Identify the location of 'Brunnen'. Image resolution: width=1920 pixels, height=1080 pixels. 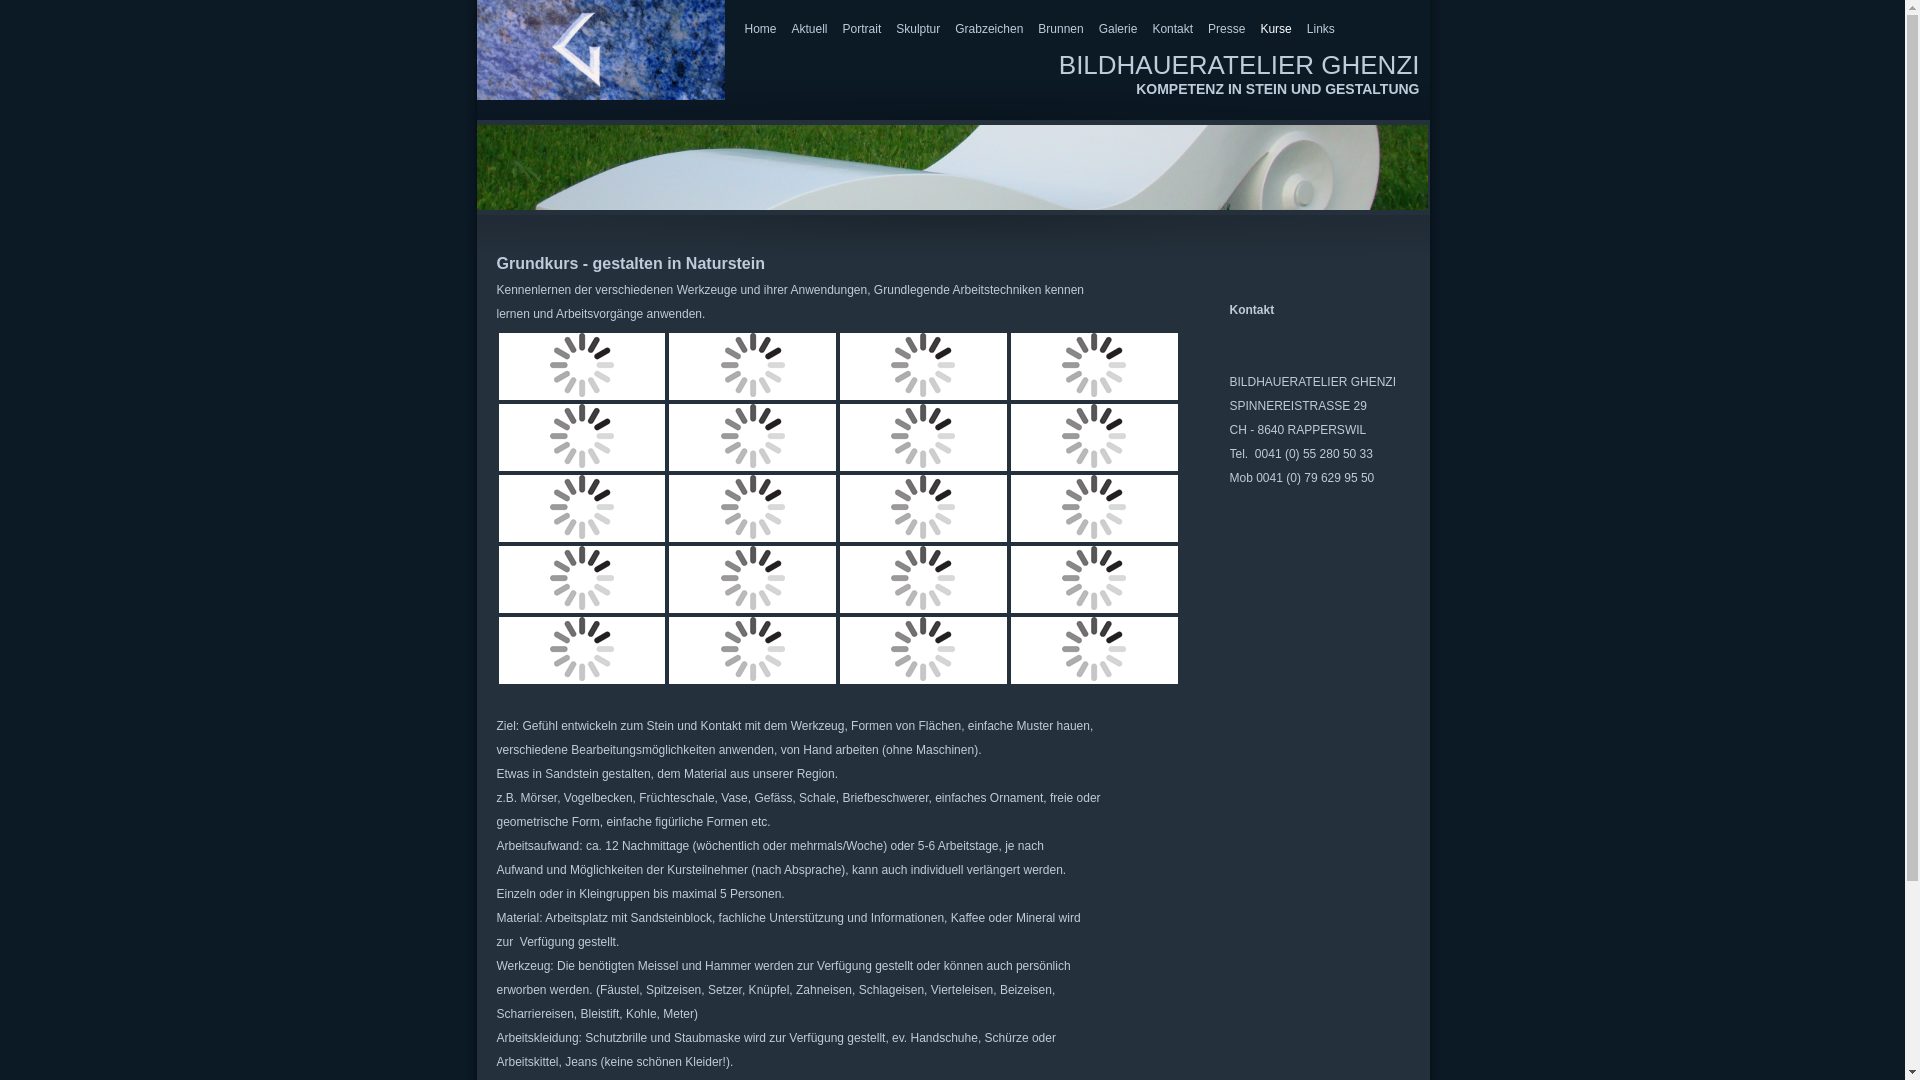
(1037, 29).